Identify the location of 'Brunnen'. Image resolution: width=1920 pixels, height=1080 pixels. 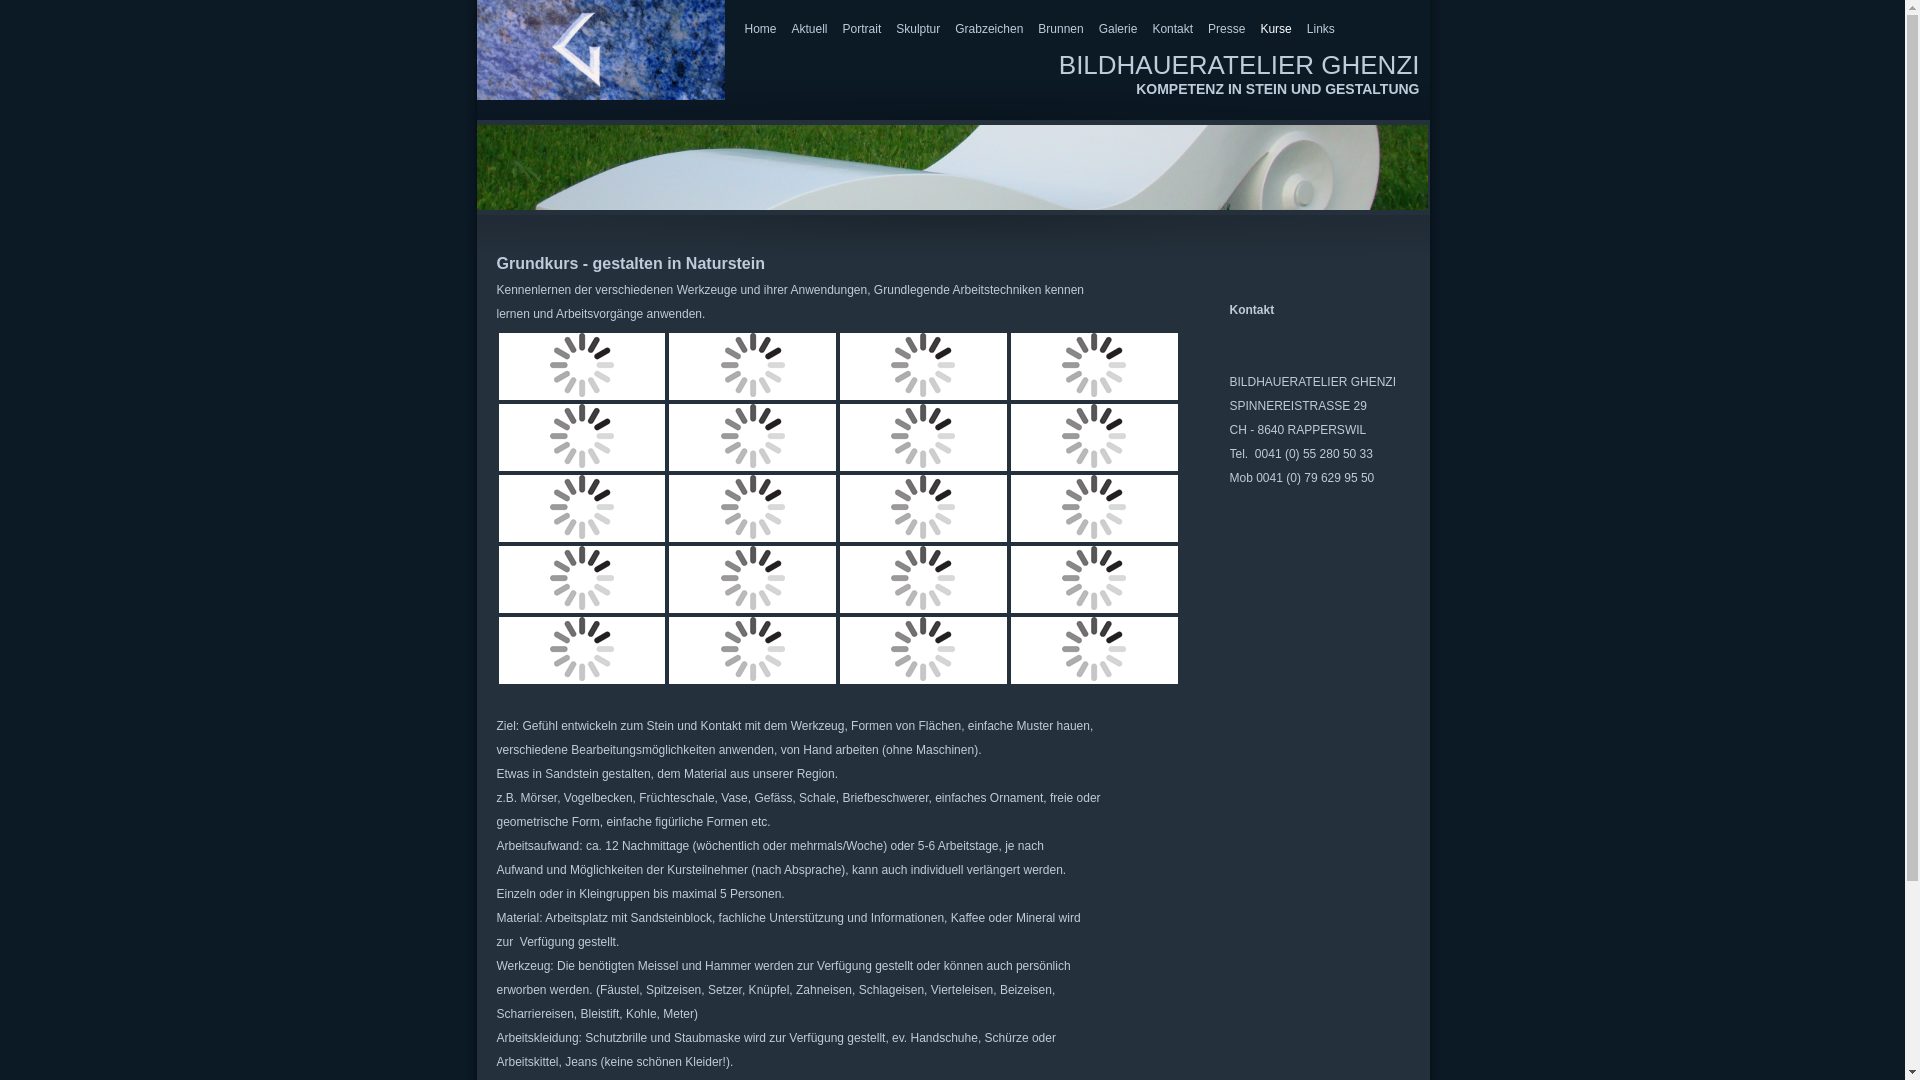
(1037, 29).